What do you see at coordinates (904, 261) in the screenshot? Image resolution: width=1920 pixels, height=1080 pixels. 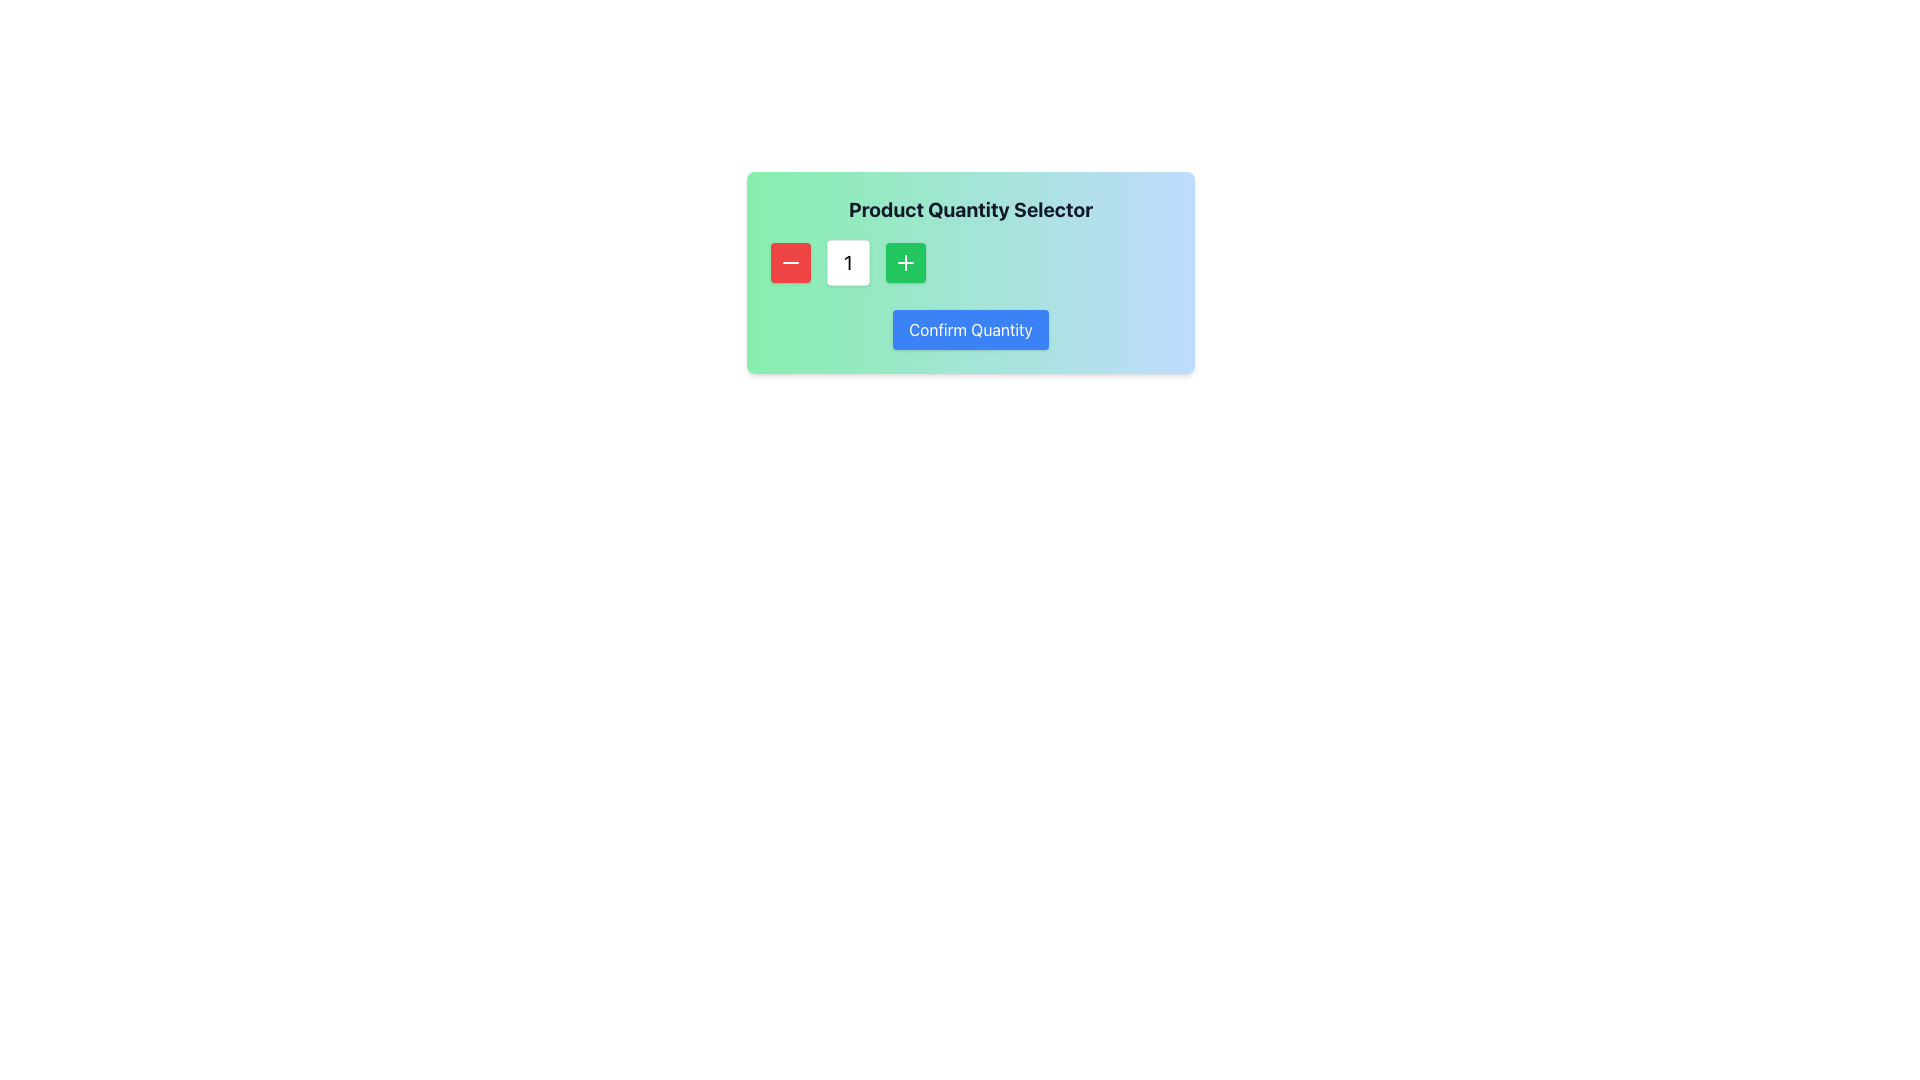 I see `the increment quantity button located to the right of the quantity display box and to the left of the Confirm Quantity button` at bounding box center [904, 261].